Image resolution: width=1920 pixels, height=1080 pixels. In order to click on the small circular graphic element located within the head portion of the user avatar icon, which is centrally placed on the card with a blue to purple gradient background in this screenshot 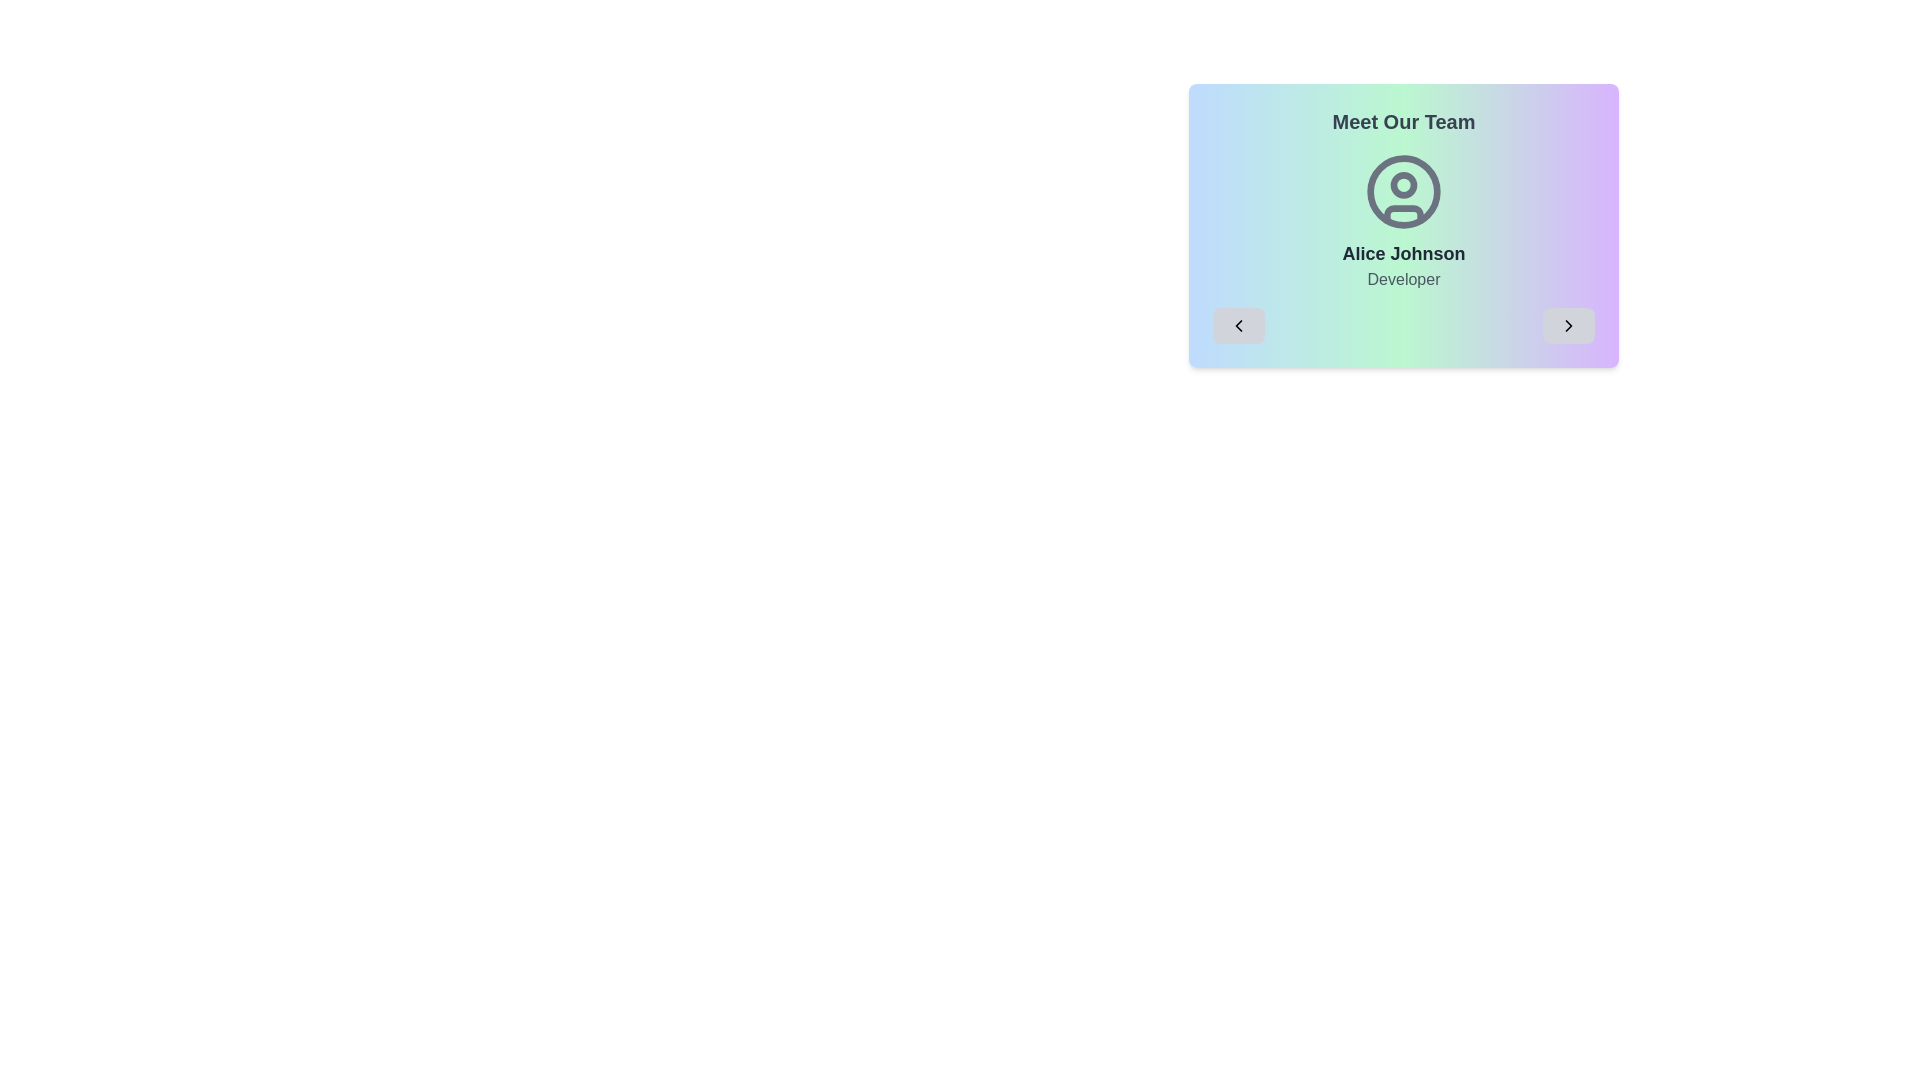, I will do `click(1402, 185)`.